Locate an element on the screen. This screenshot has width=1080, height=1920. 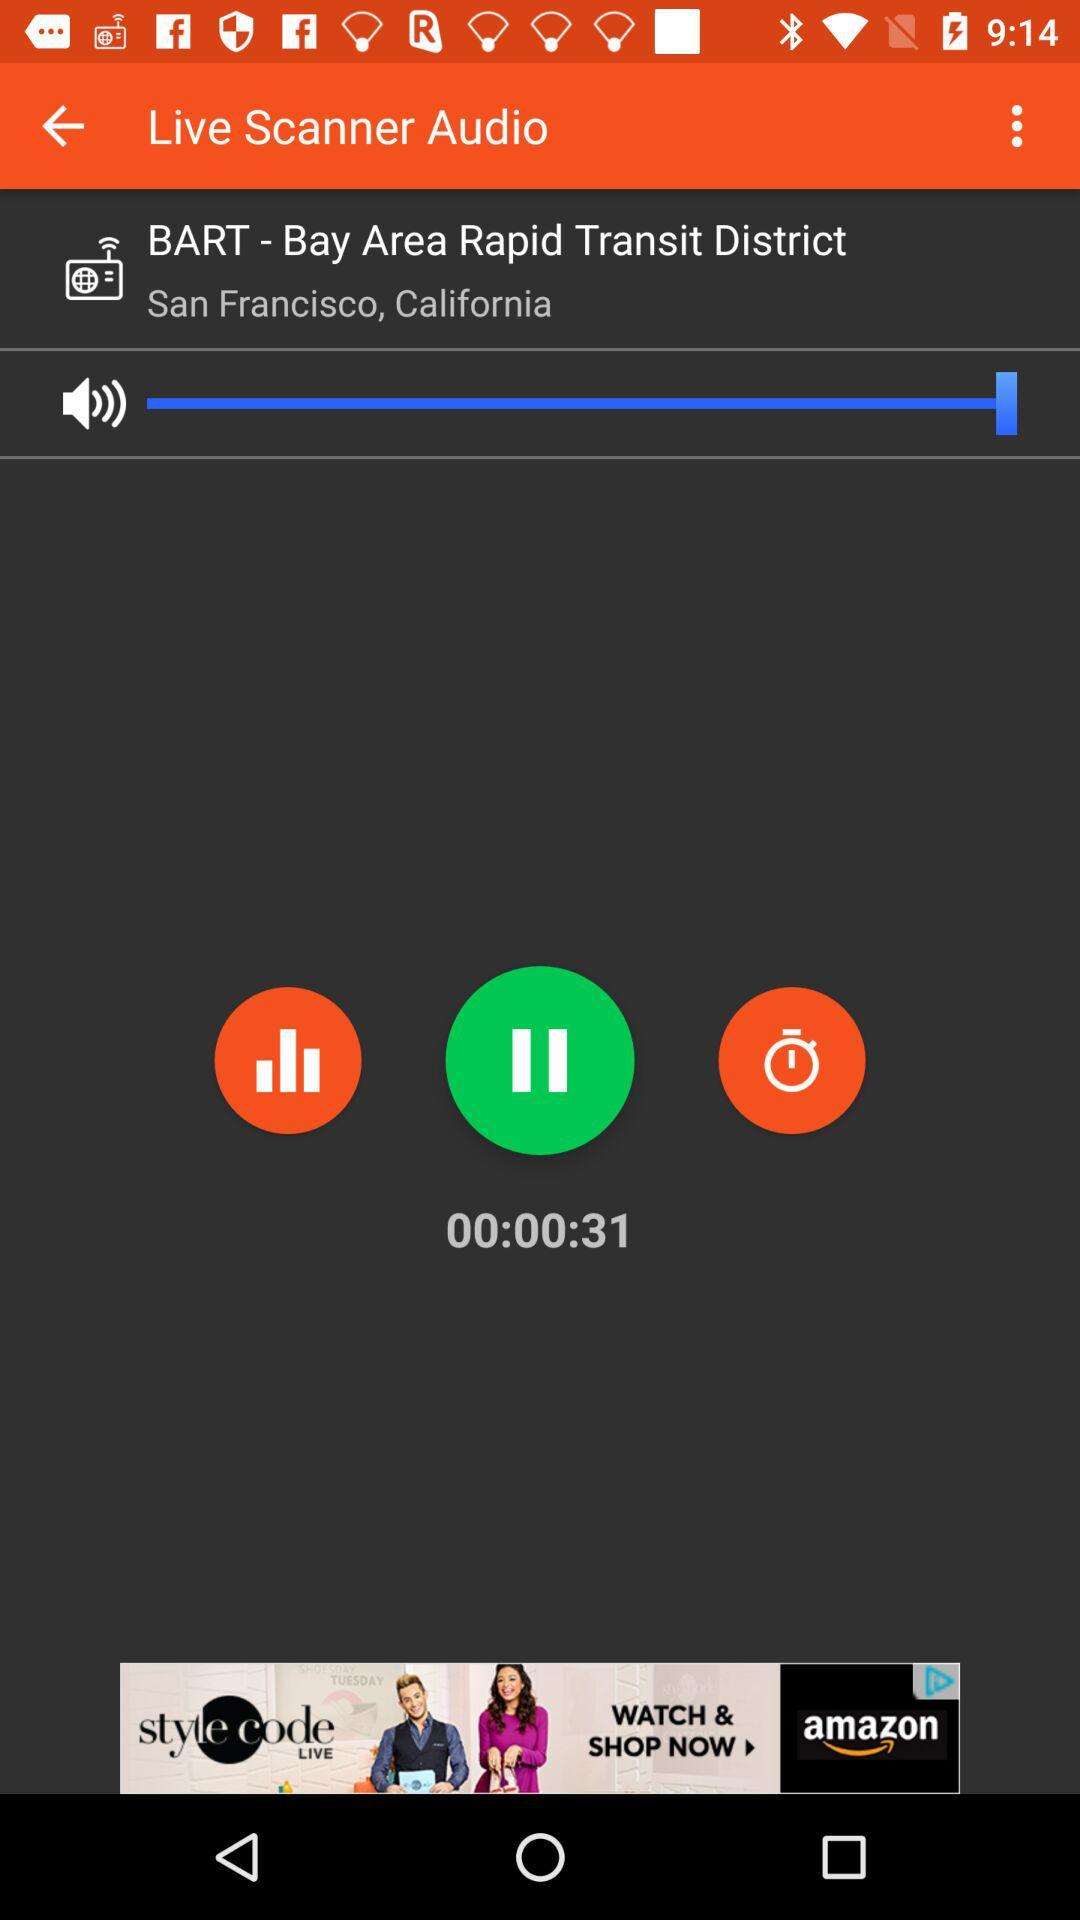
the more icon is located at coordinates (1017, 124).